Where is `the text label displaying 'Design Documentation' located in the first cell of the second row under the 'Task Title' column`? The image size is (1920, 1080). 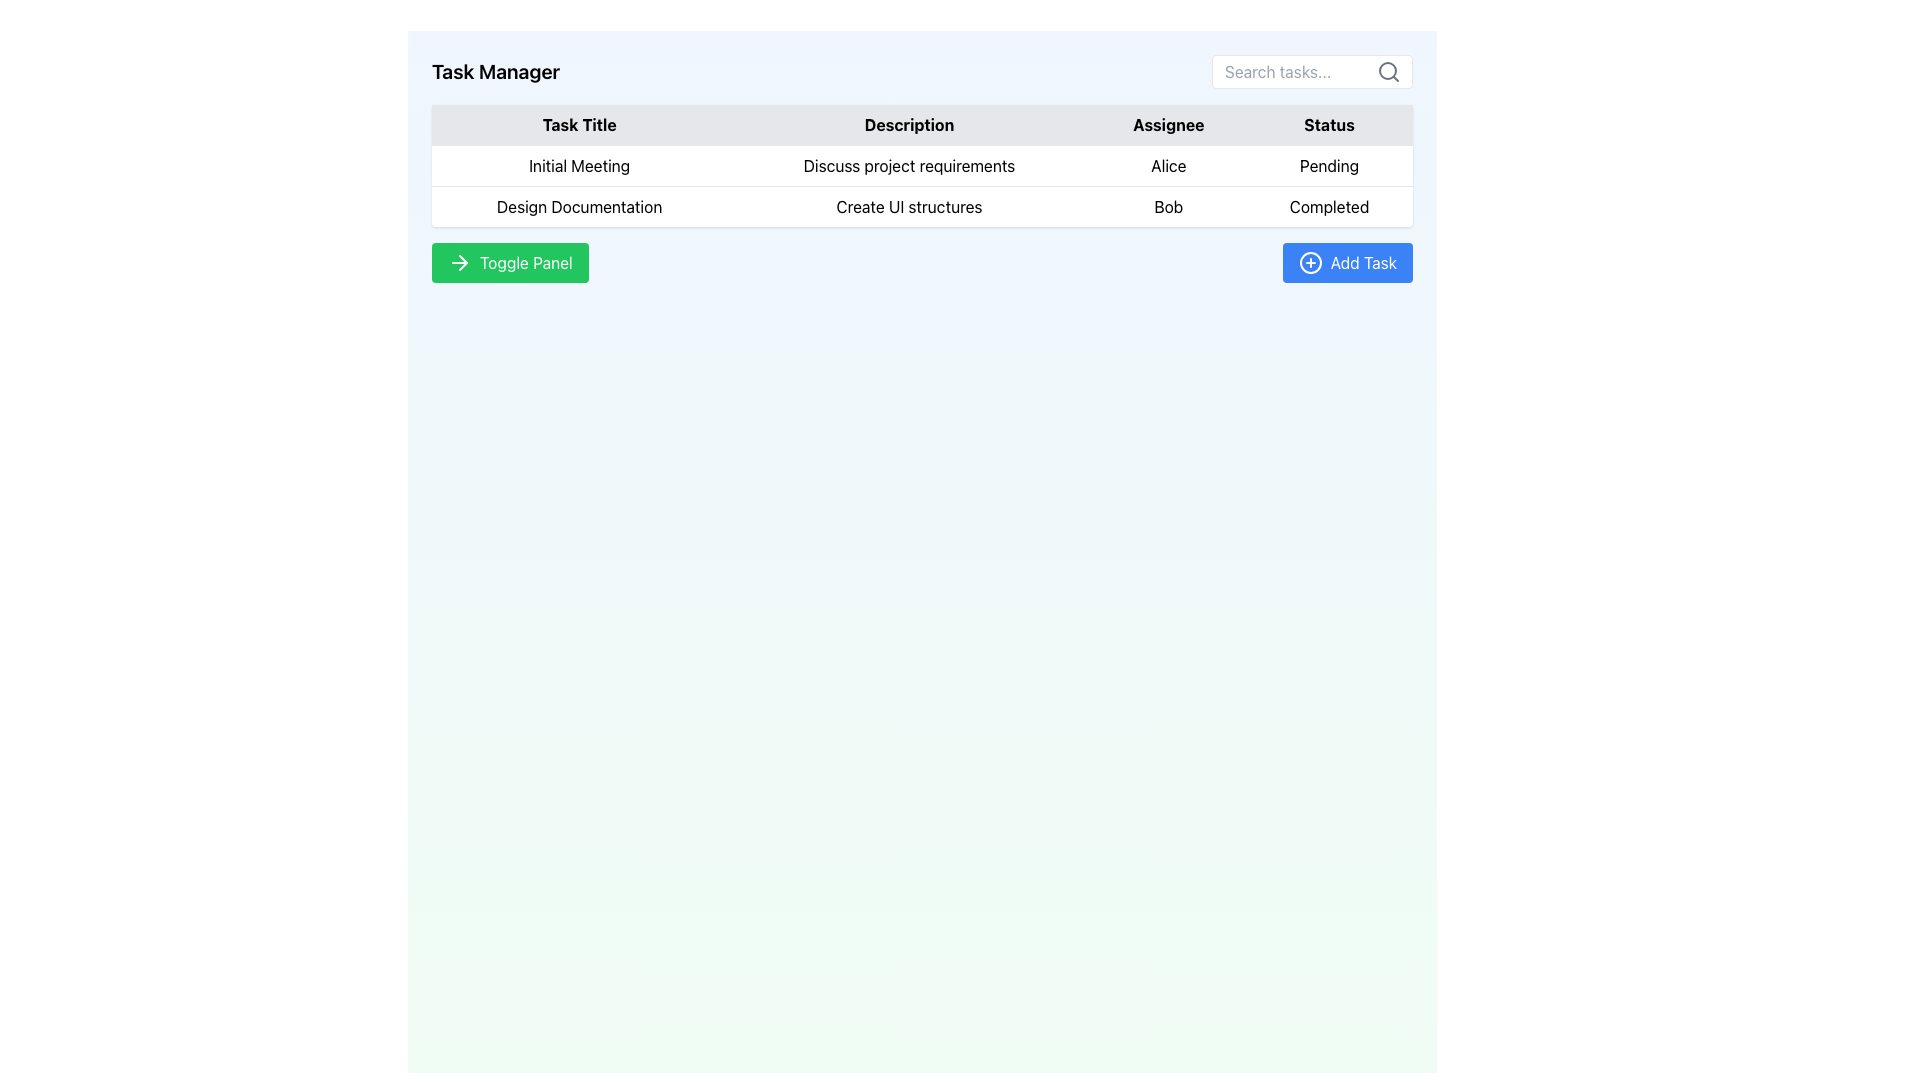 the text label displaying 'Design Documentation' located in the first cell of the second row under the 'Task Title' column is located at coordinates (578, 206).